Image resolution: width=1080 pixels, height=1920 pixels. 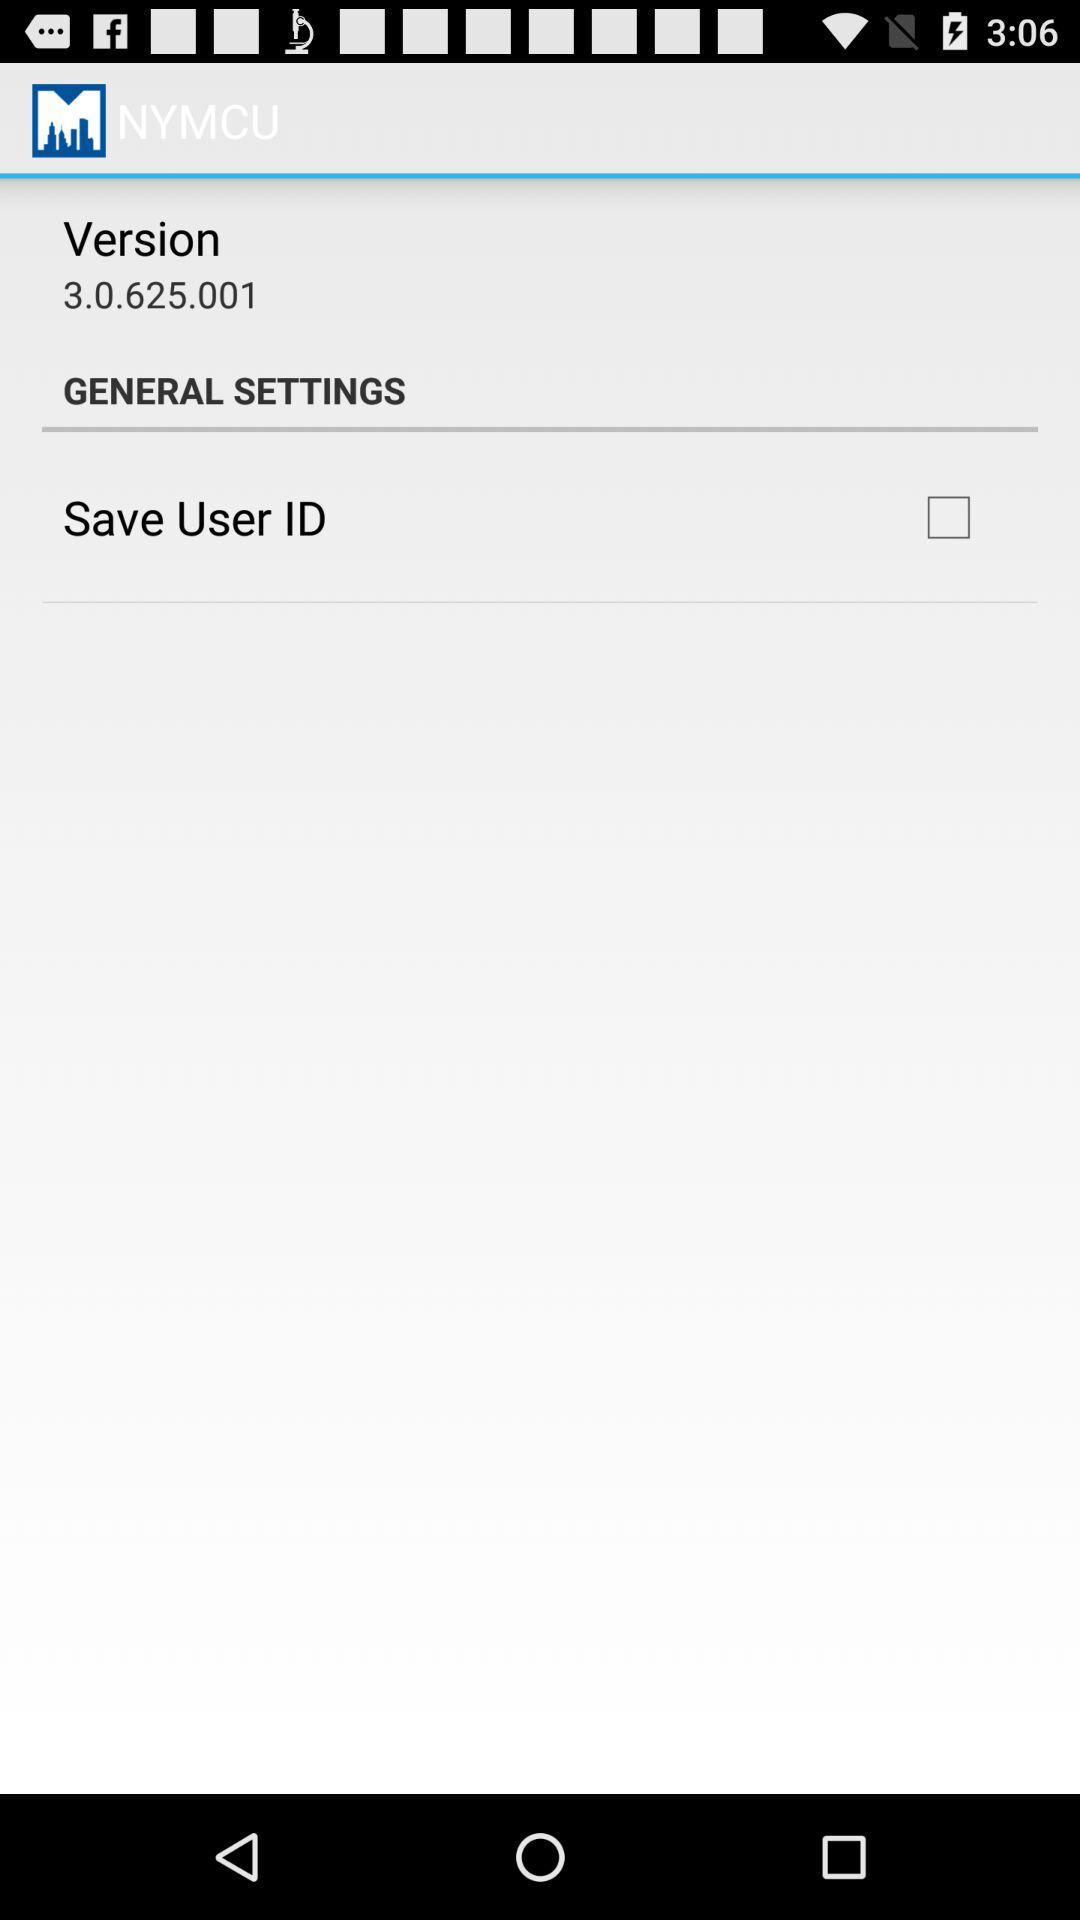 I want to click on version app, so click(x=141, y=237).